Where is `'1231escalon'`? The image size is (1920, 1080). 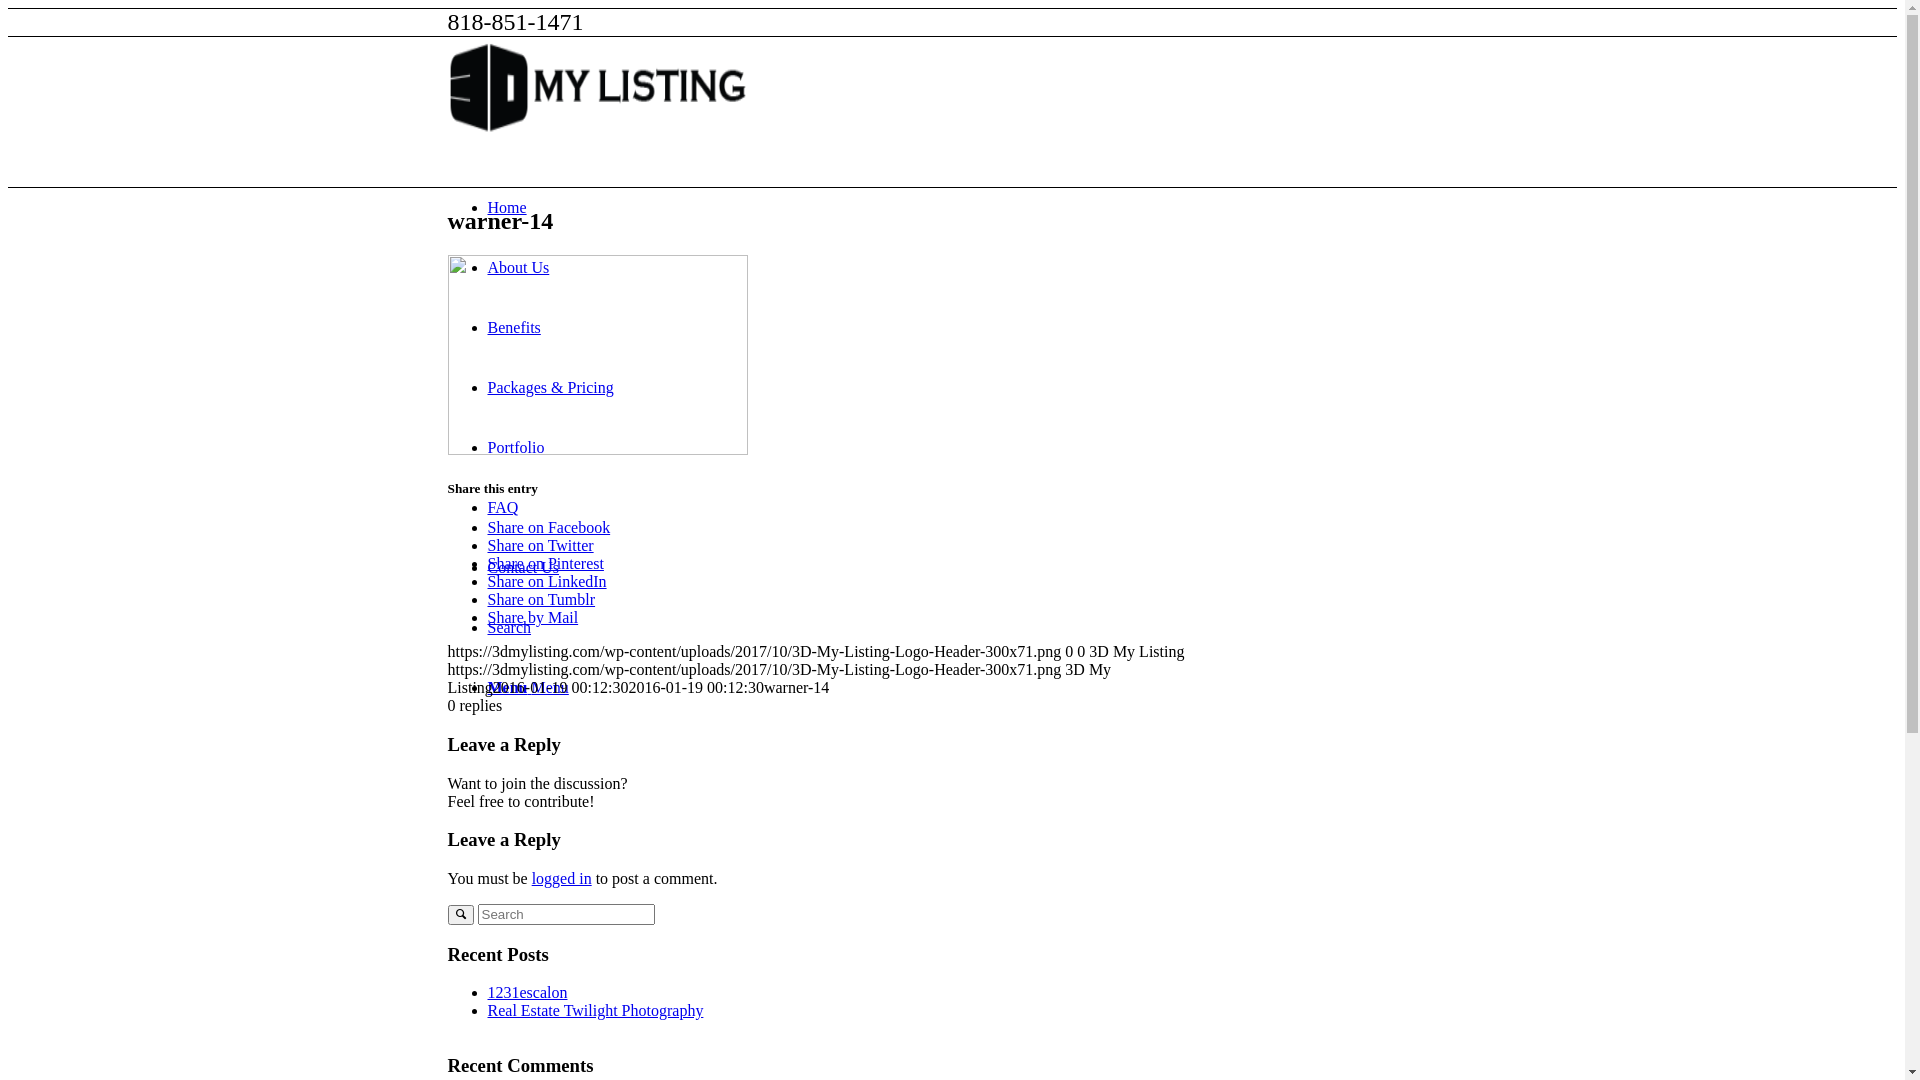
'1231escalon' is located at coordinates (528, 992).